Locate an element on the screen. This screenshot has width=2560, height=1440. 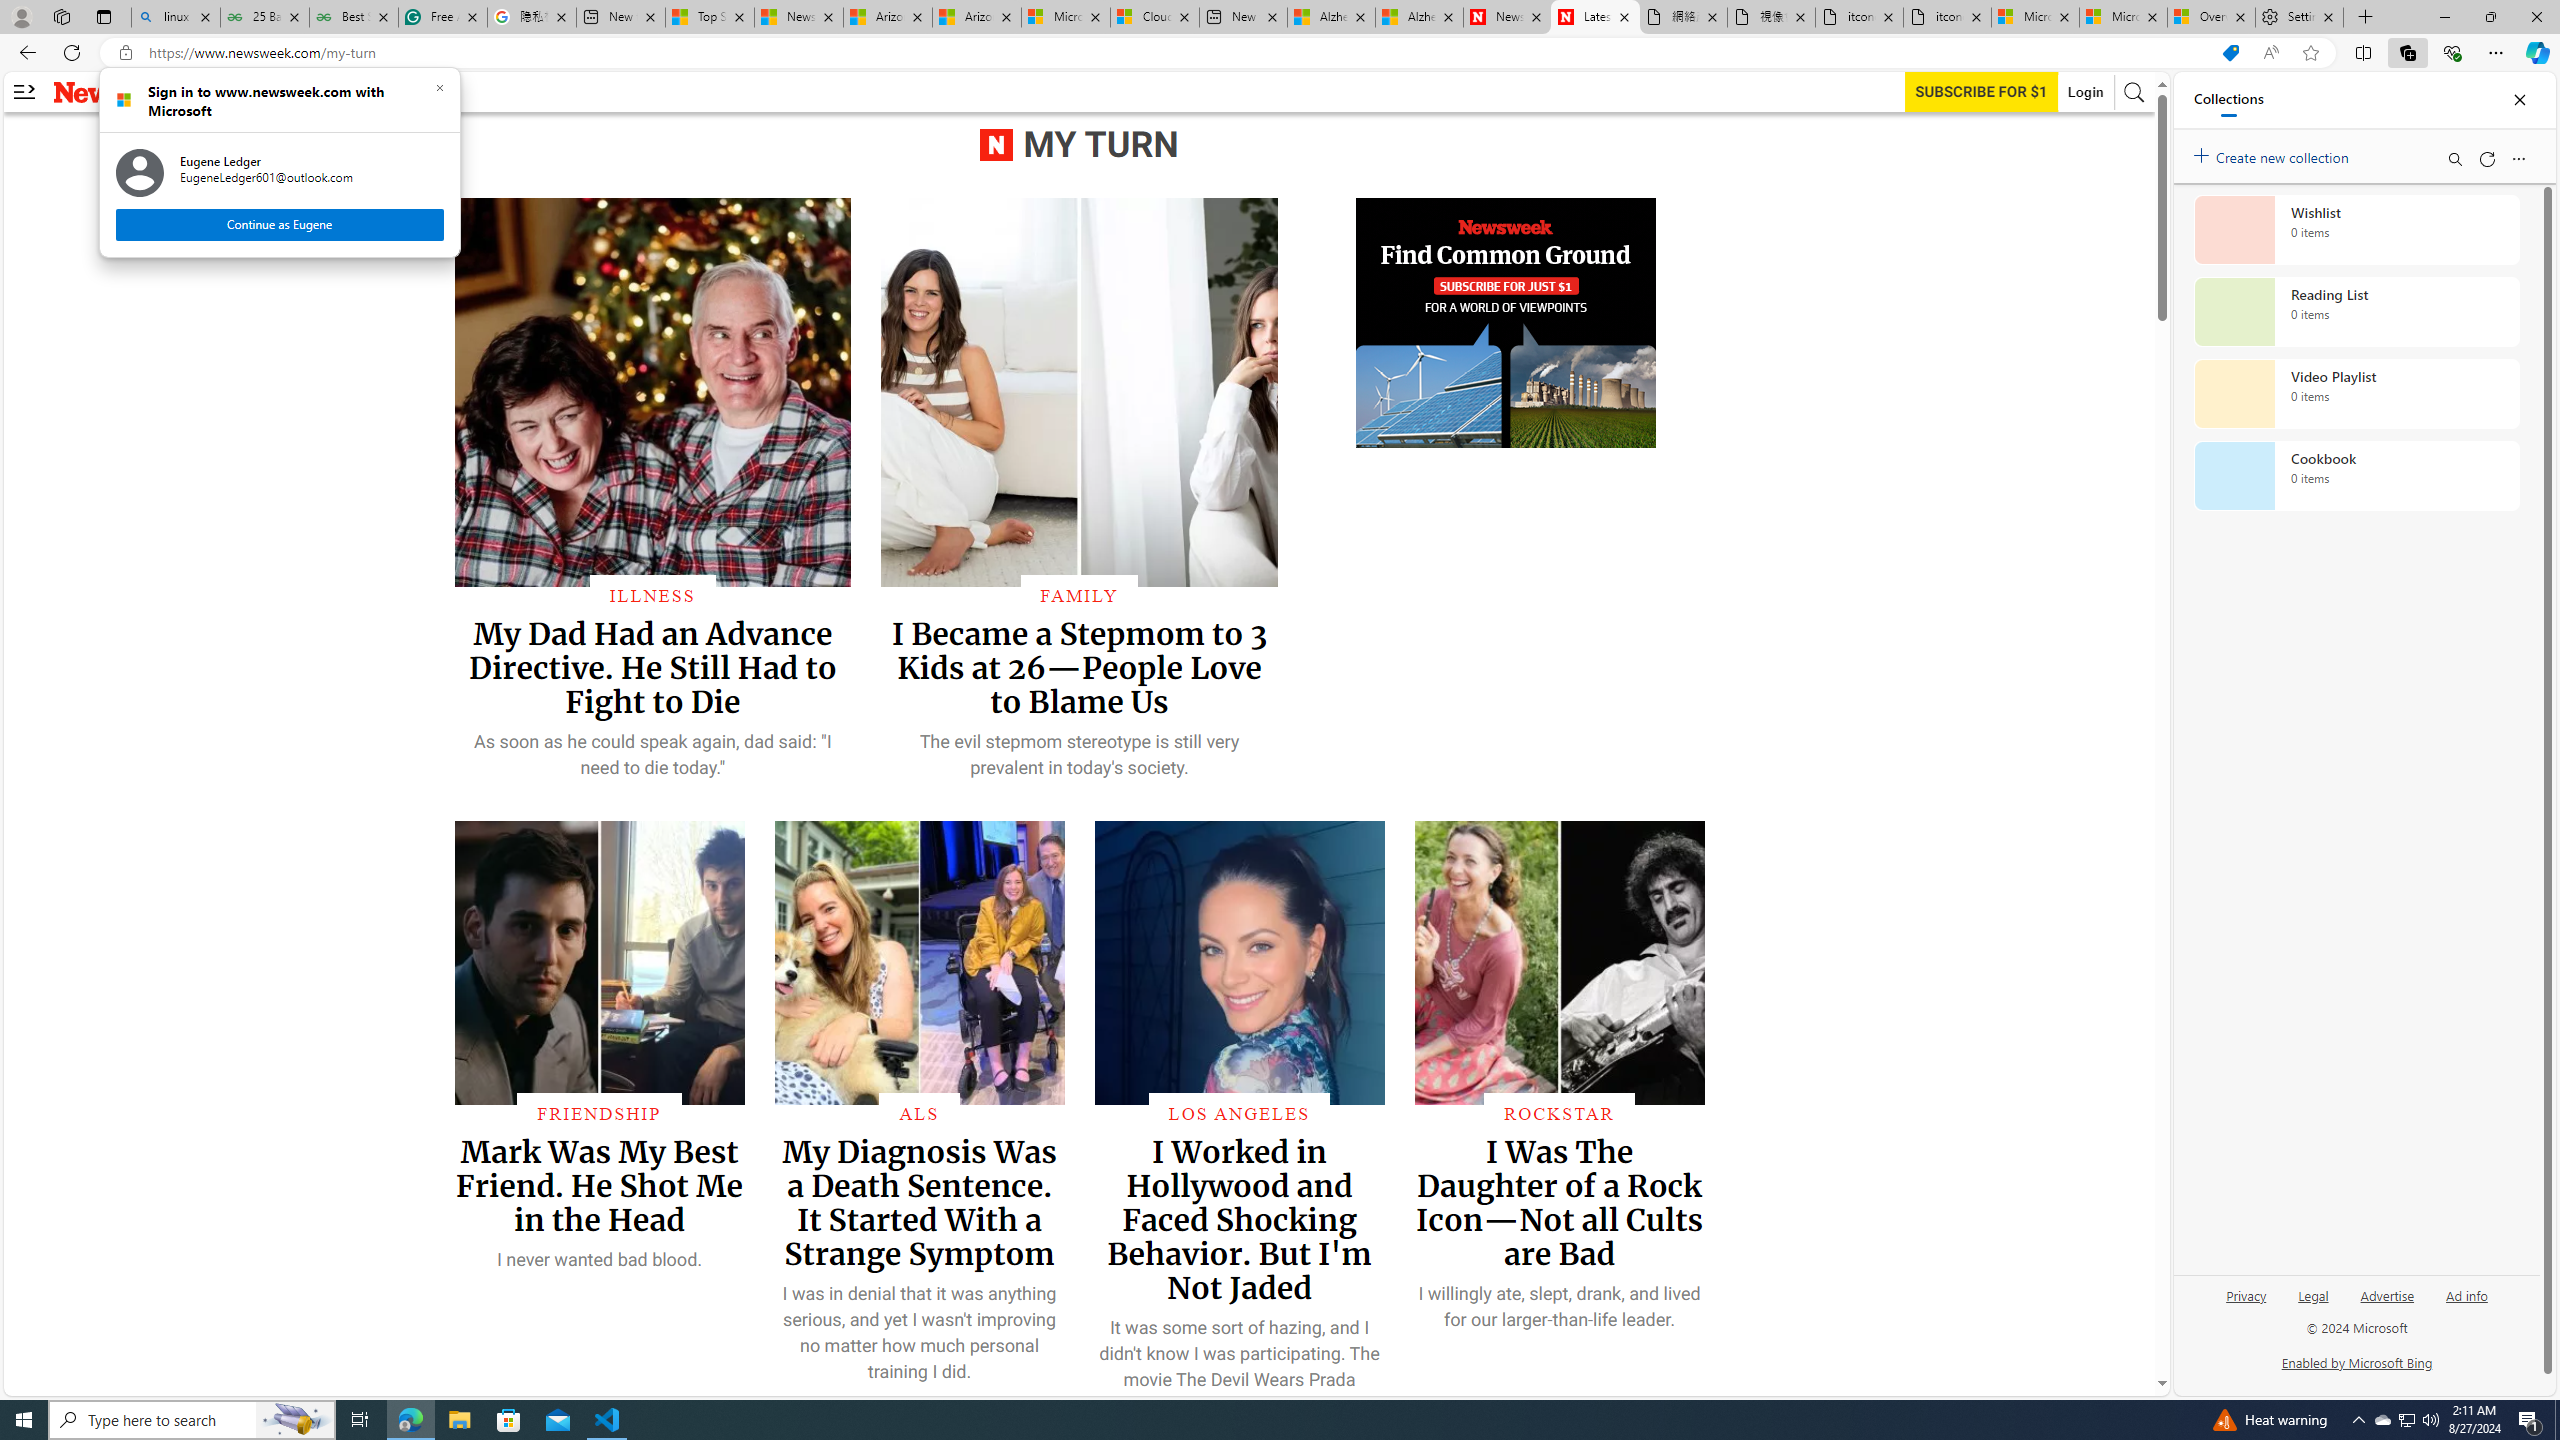
'Advertise' is located at coordinates (2388, 1302).